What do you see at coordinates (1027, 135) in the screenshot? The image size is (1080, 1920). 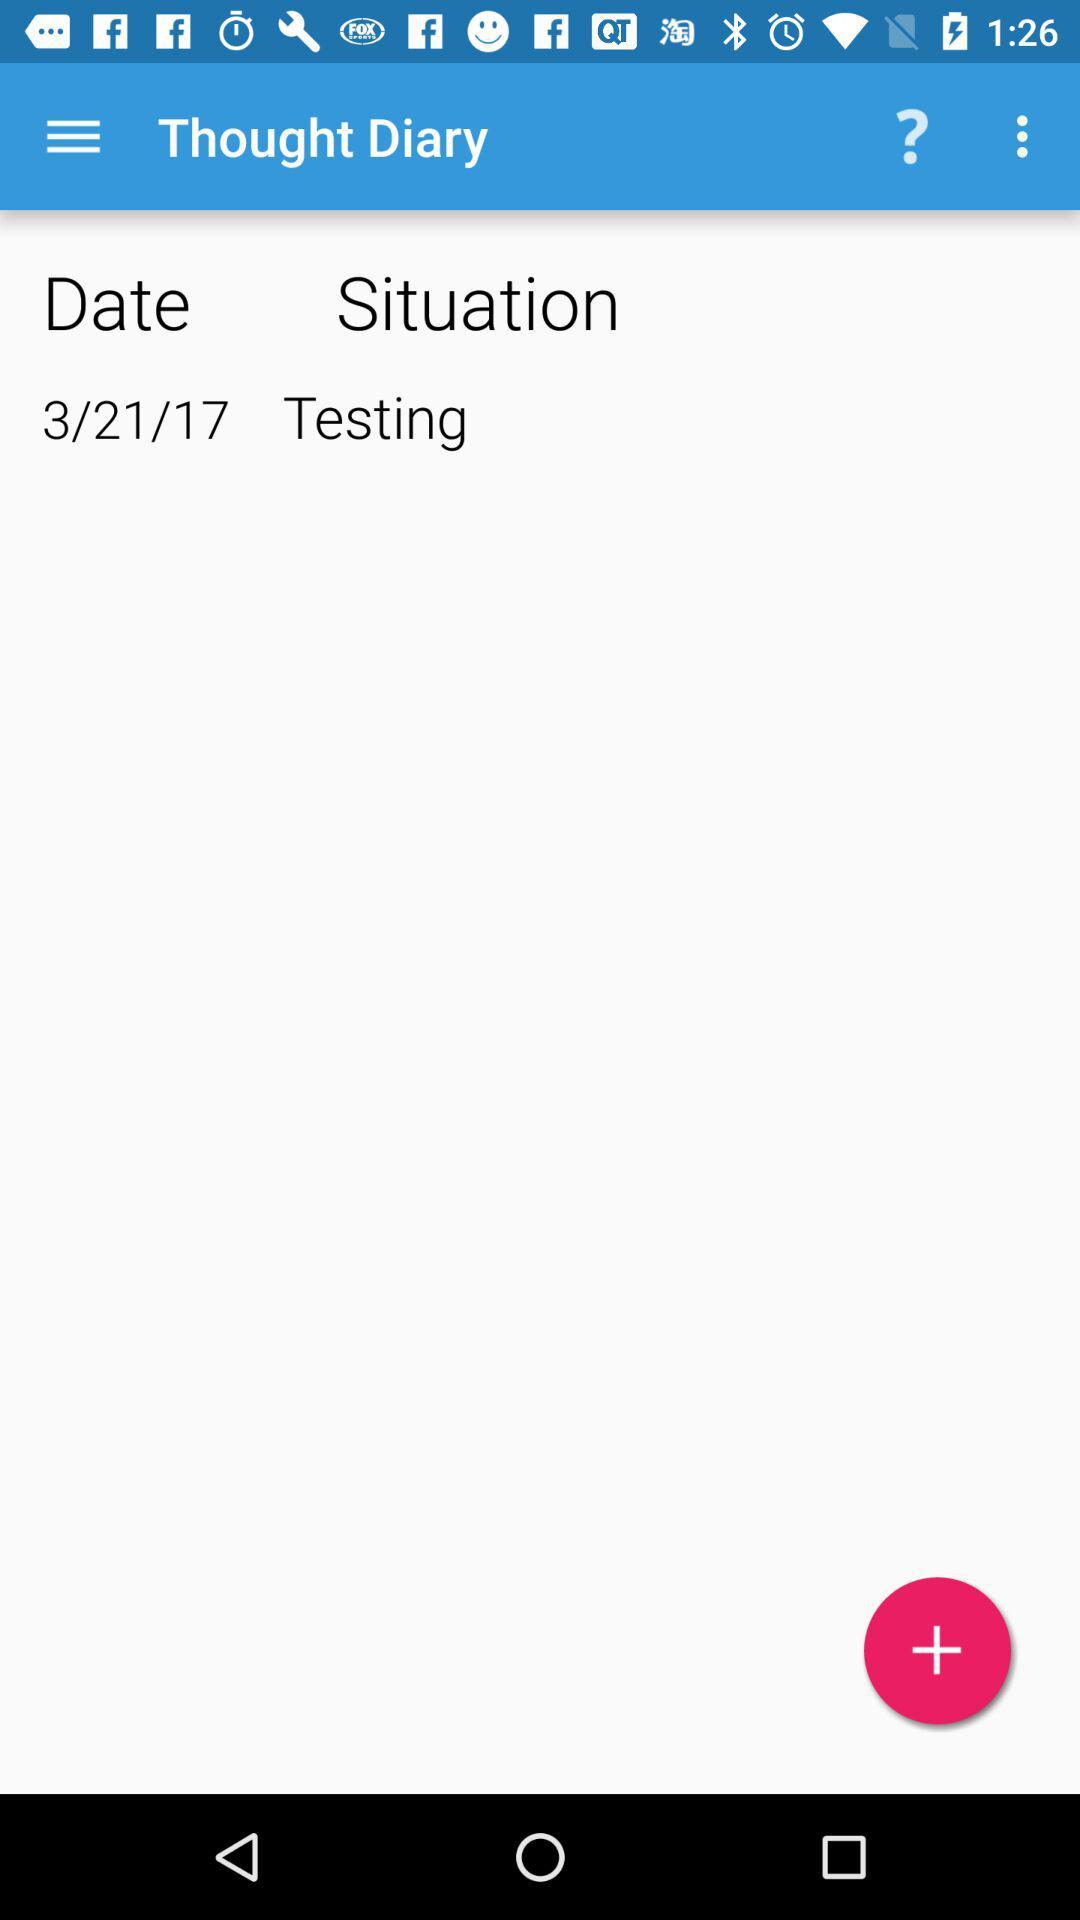 I see `the app above situation item` at bounding box center [1027, 135].